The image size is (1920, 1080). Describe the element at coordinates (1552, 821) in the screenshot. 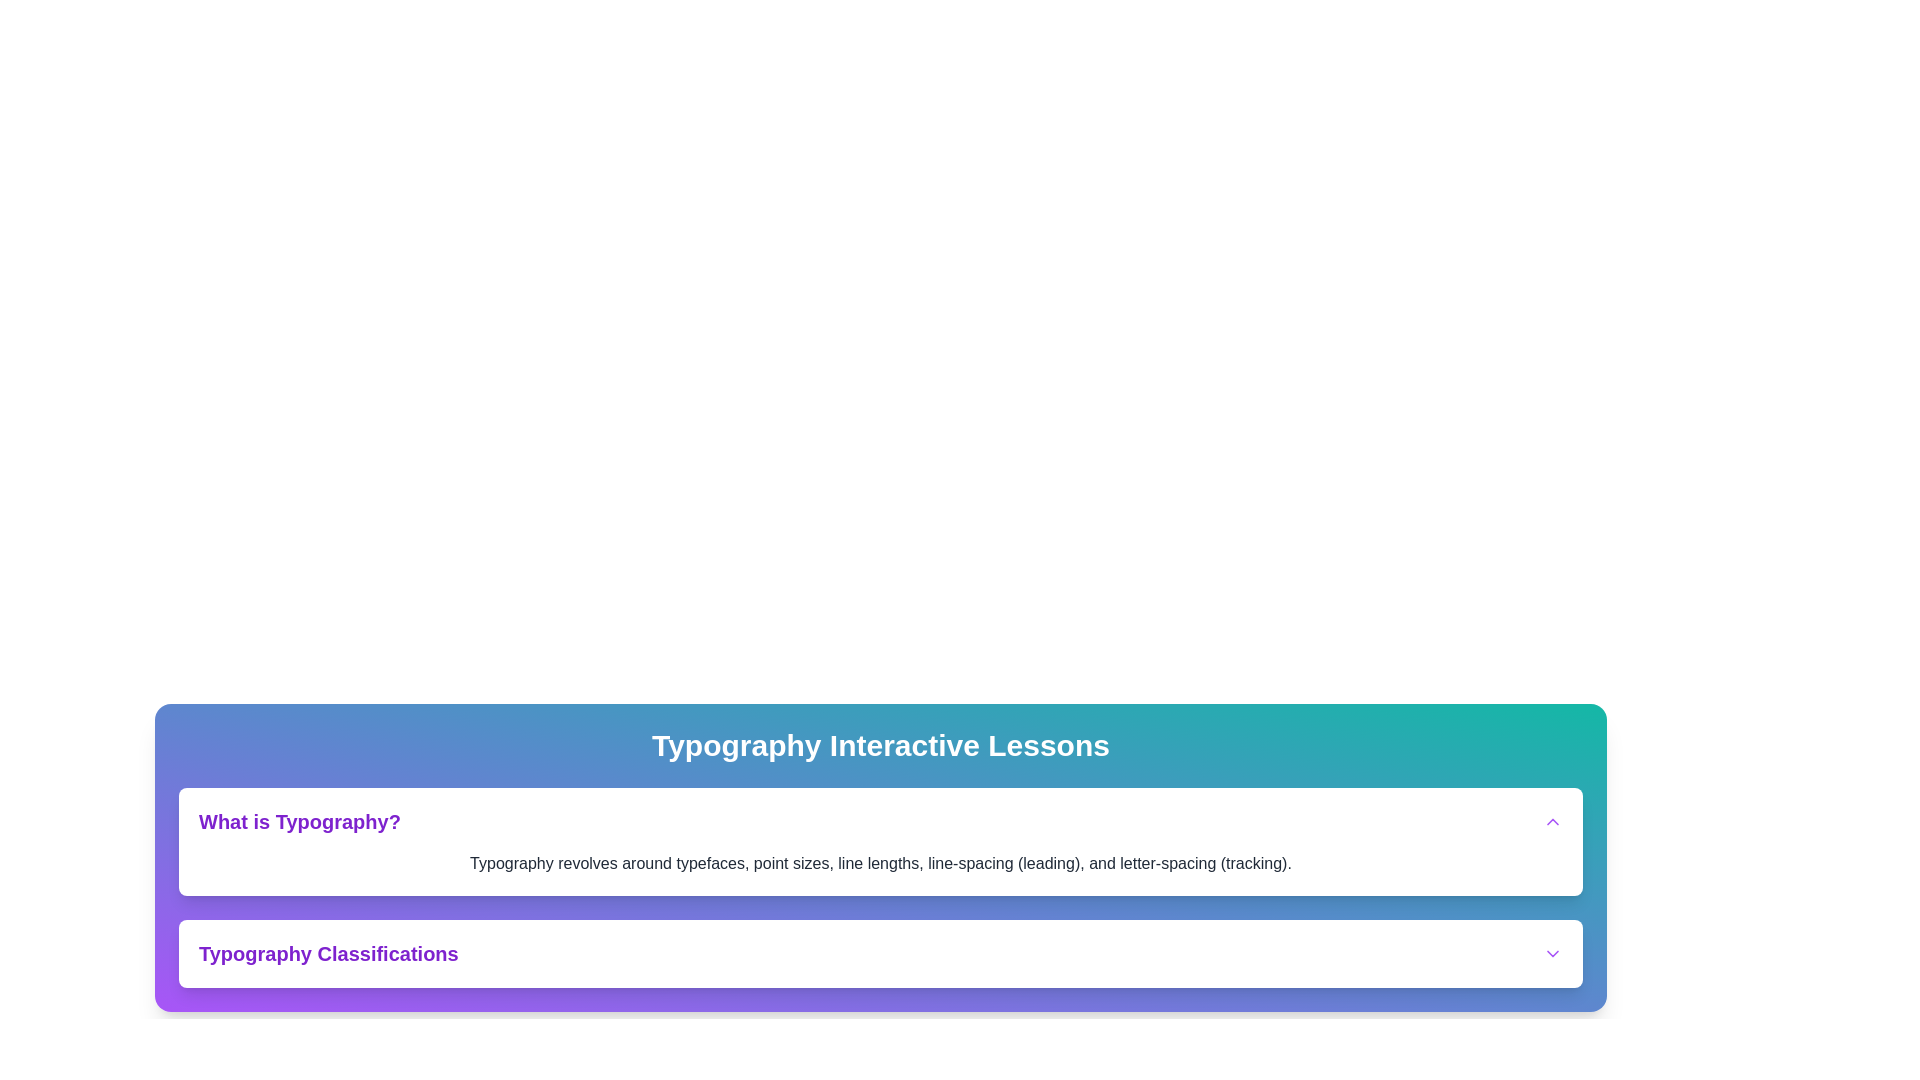

I see `the Interactive Icon located at the right edge of the 'What is Typography?' section to change its color` at that location.